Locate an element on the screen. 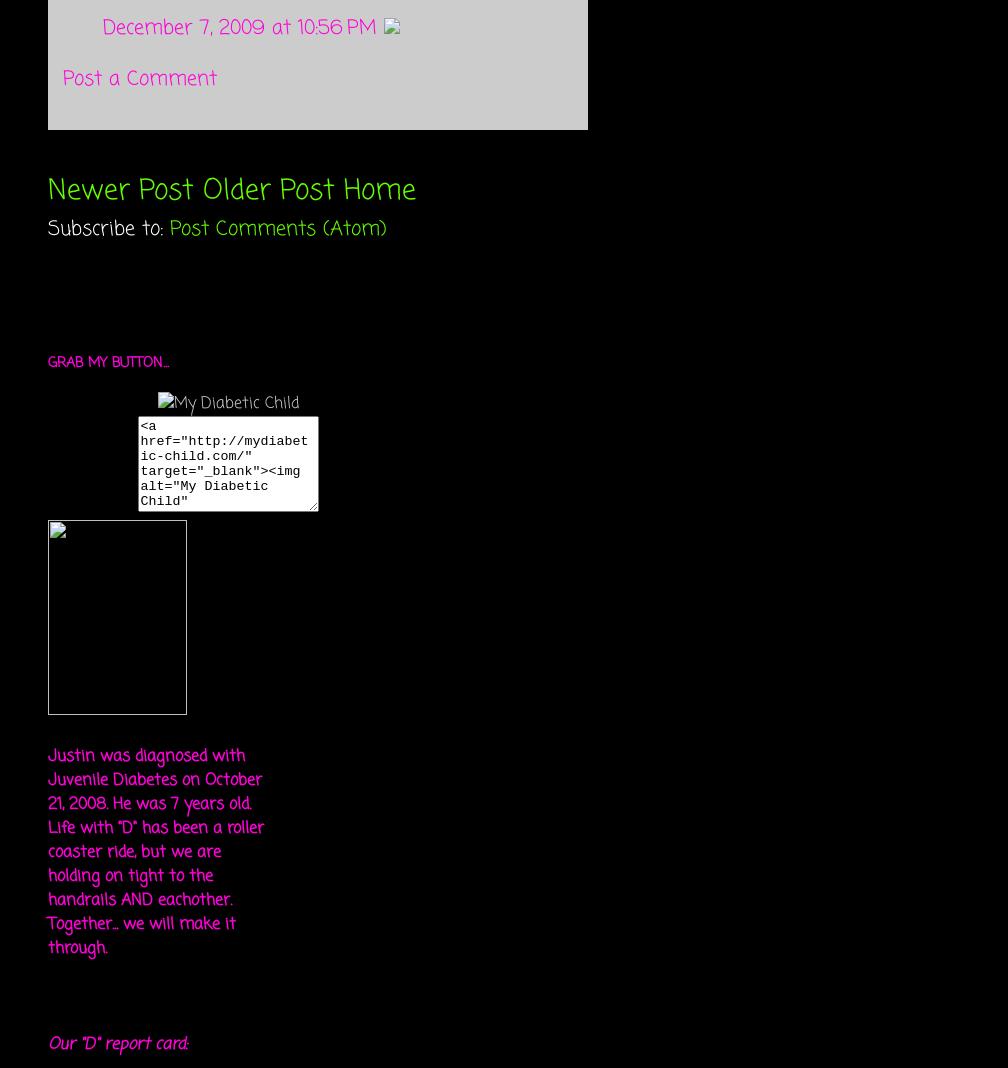  'GRAB MY BUTTON...' is located at coordinates (108, 361).